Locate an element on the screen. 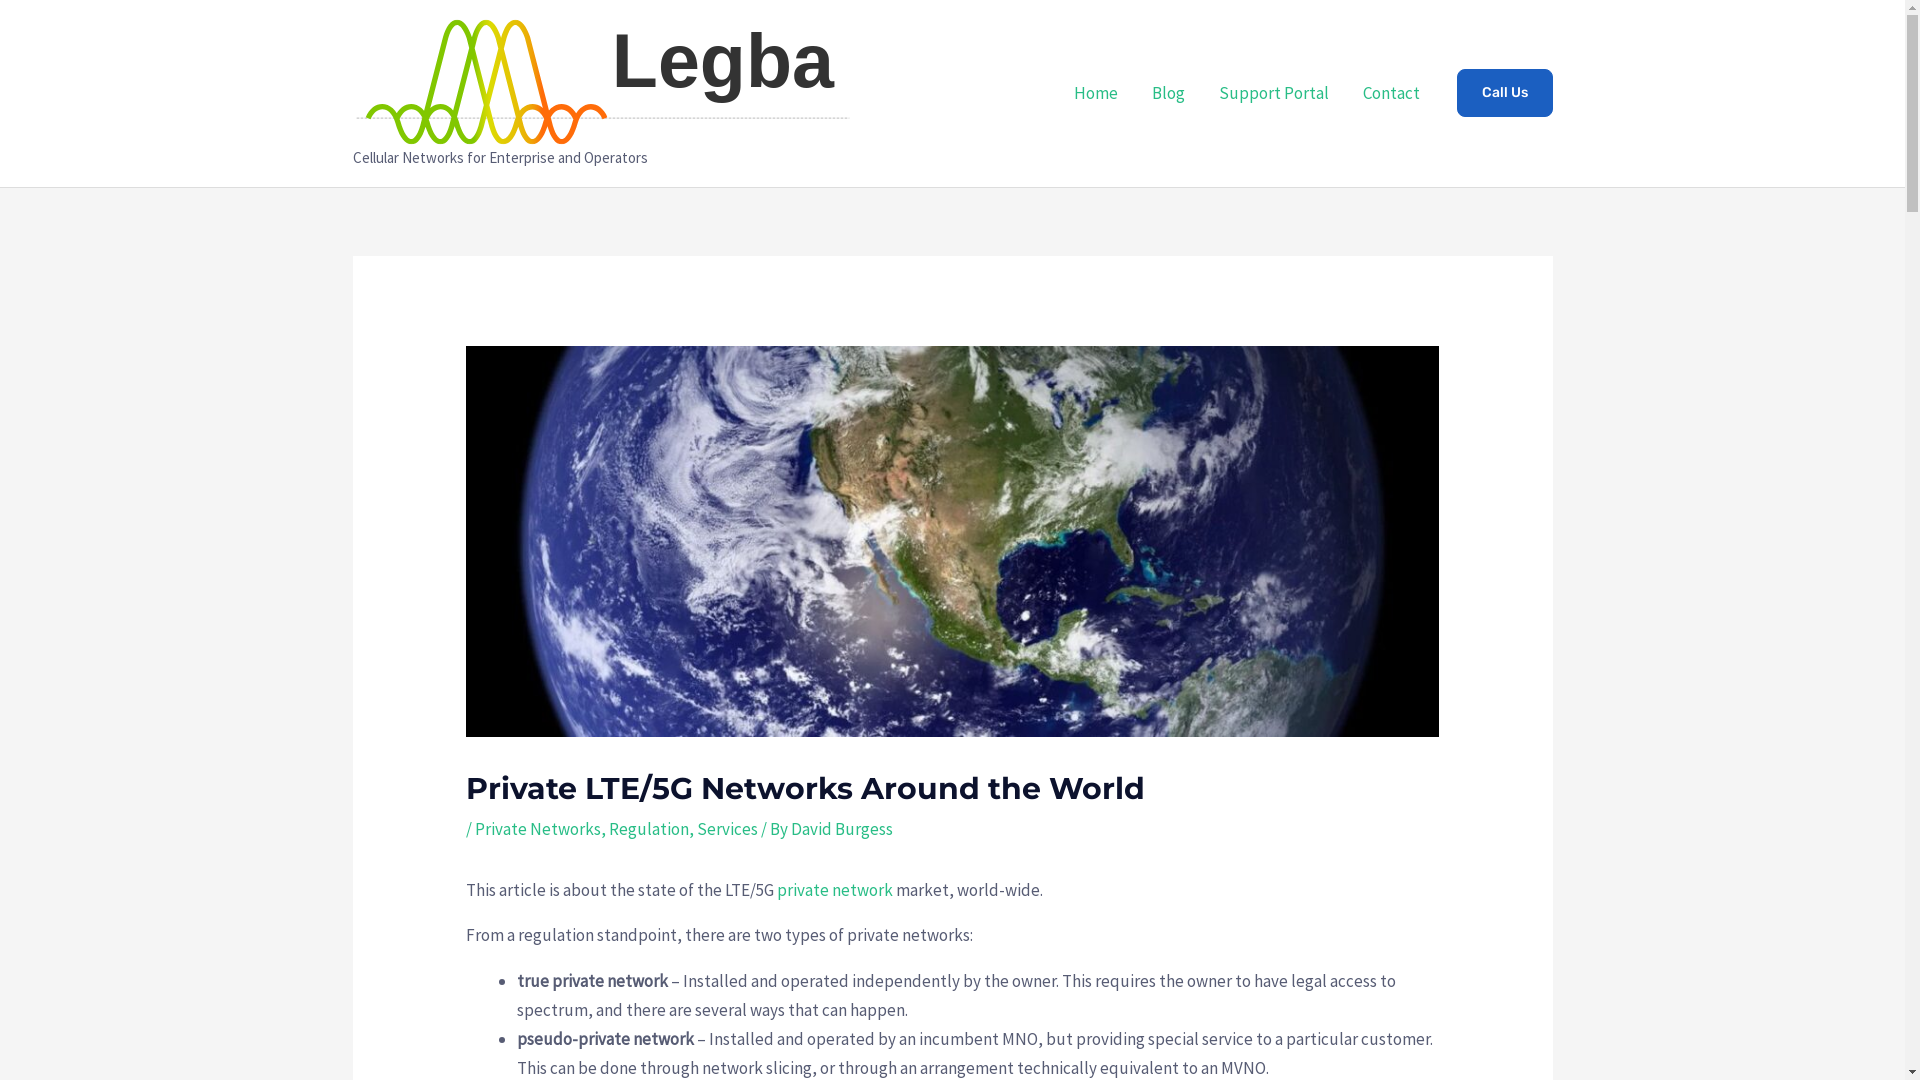 This screenshot has height=1080, width=1920. 'Private Networks' is located at coordinates (537, 829).